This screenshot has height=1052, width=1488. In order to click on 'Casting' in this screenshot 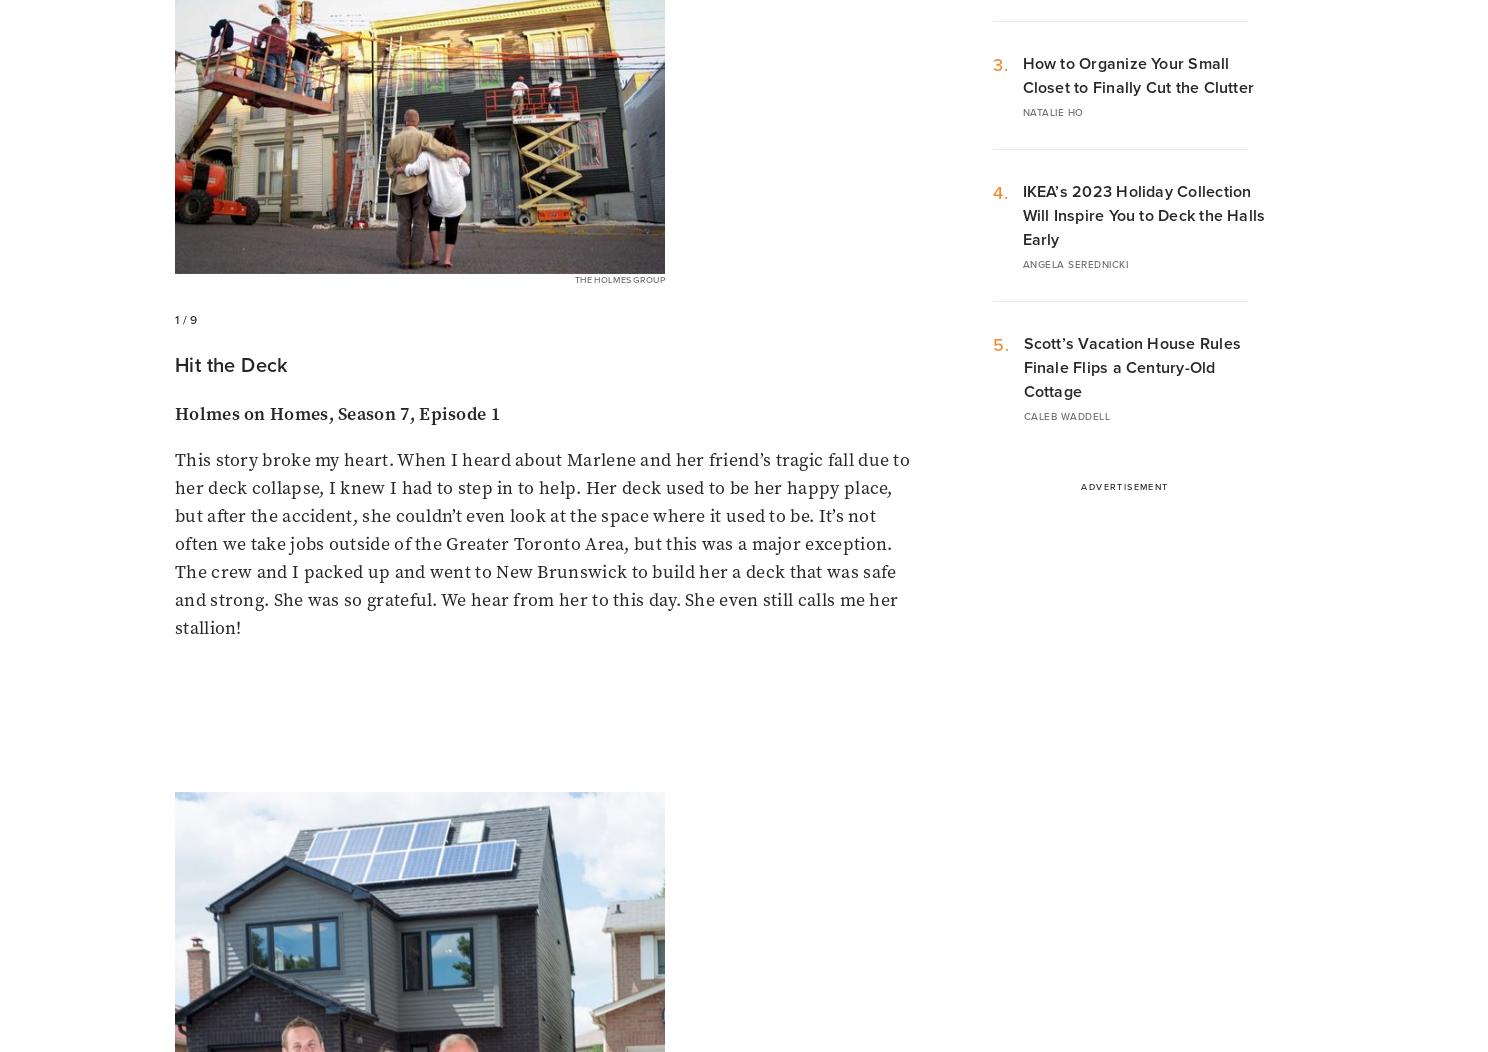, I will do `click(929, 693)`.